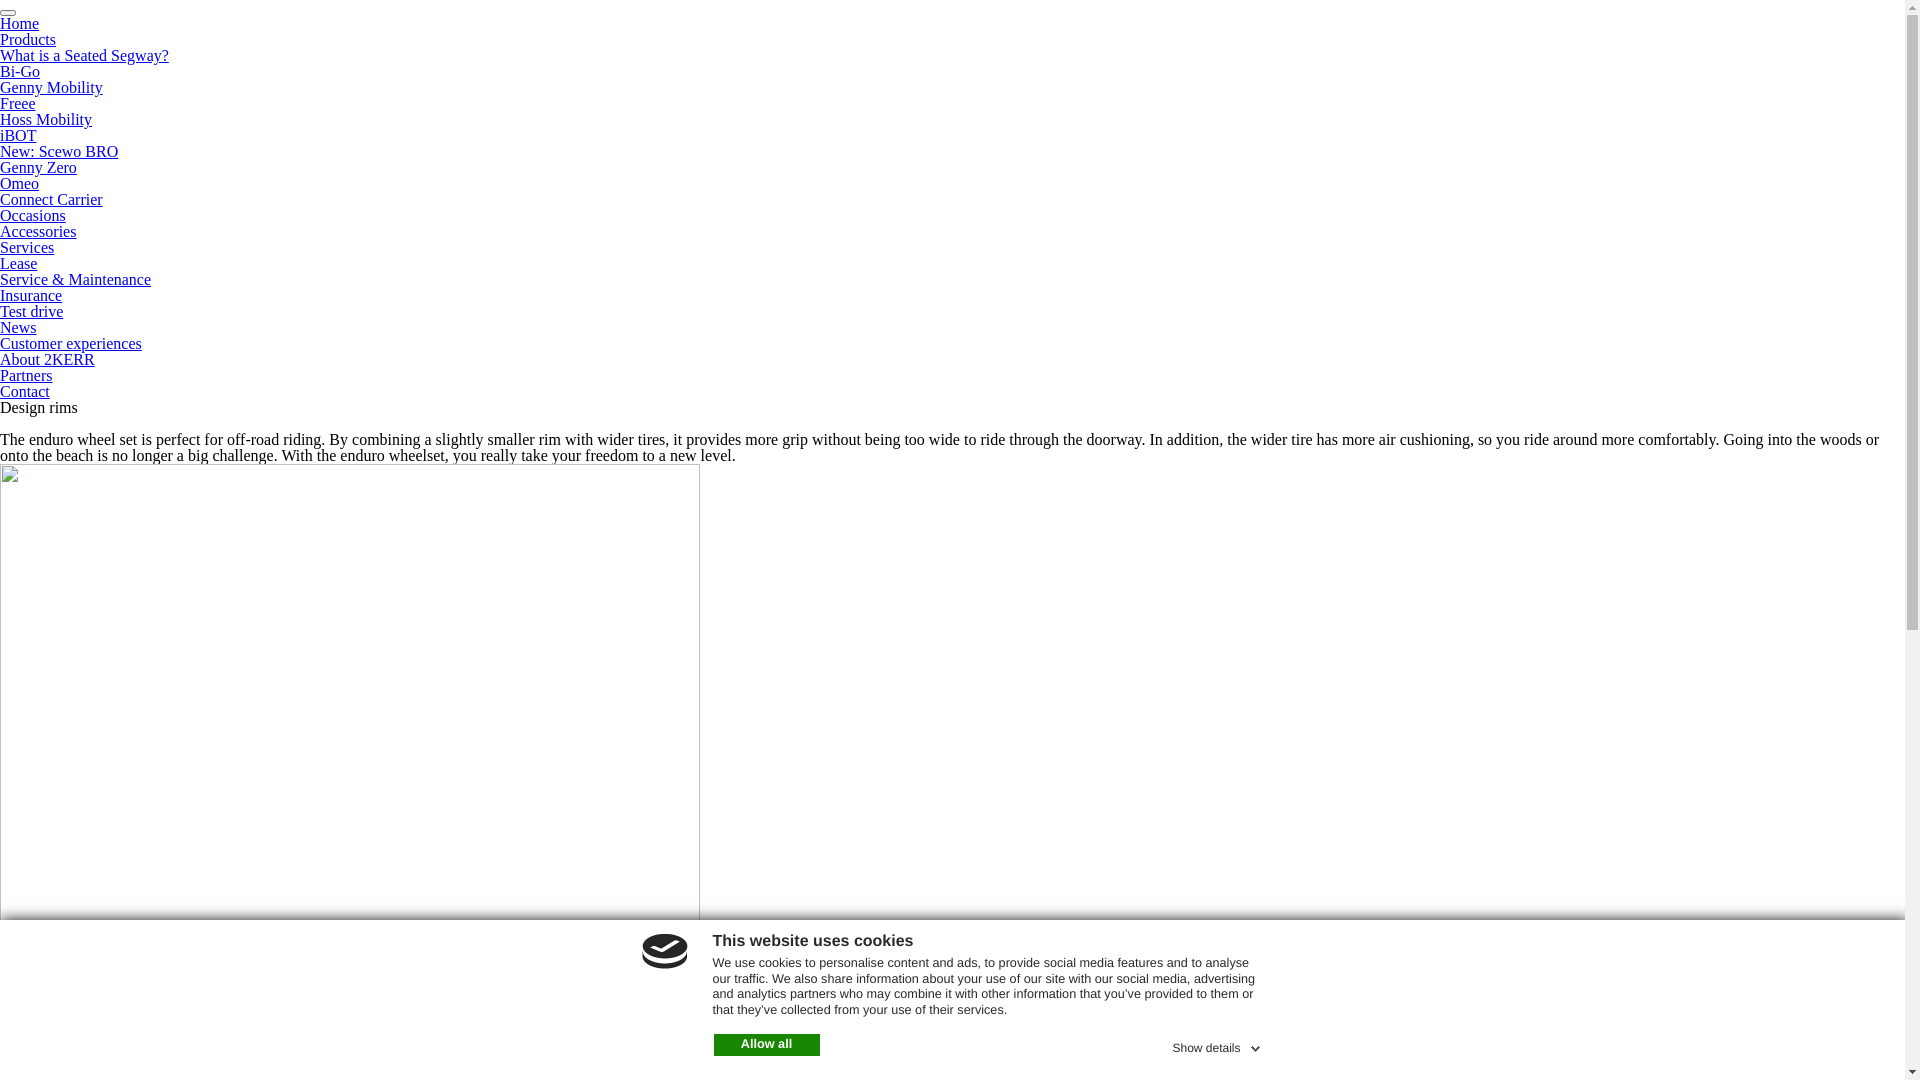  Describe the element at coordinates (18, 135) in the screenshot. I see `'iBOT'` at that location.